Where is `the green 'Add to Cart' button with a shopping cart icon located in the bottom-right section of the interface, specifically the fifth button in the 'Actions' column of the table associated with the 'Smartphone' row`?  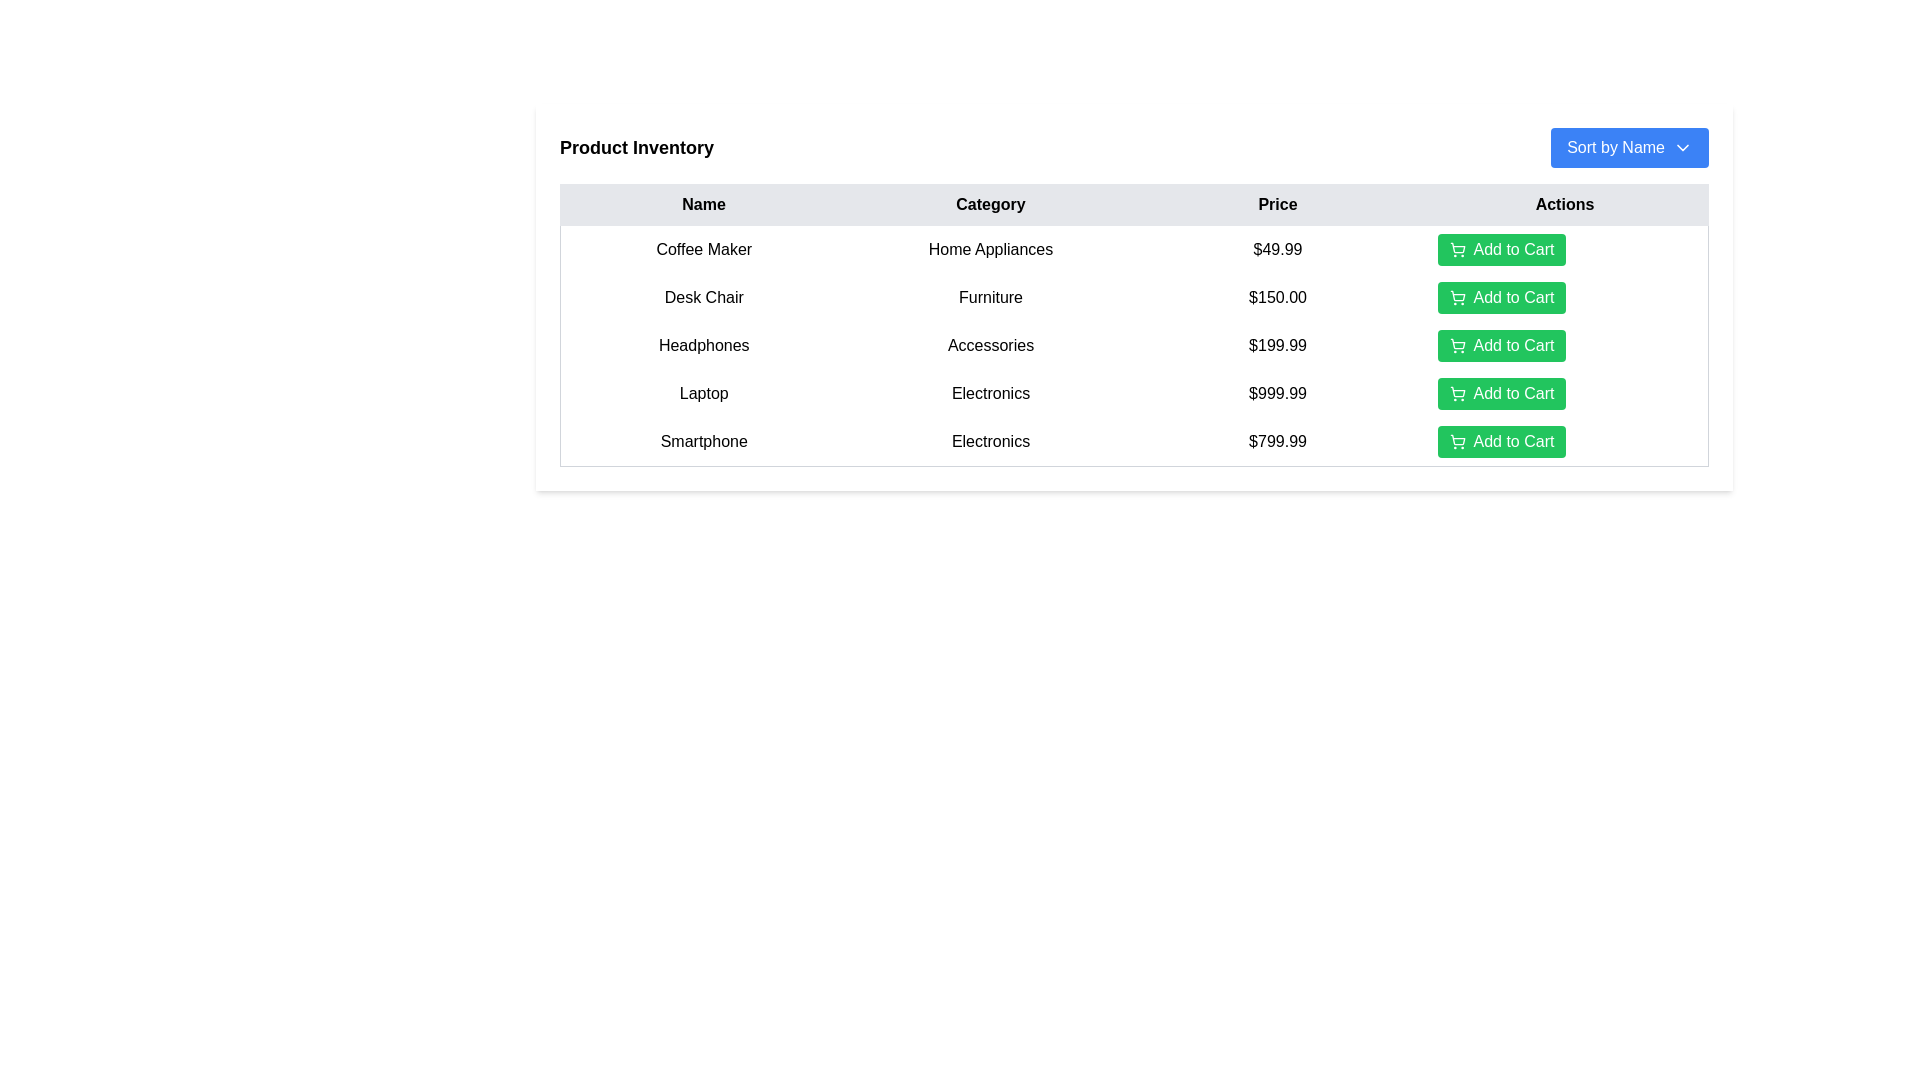
the green 'Add to Cart' button with a shopping cart icon located in the bottom-right section of the interface, specifically the fifth button in the 'Actions' column of the table associated with the 'Smartphone' row is located at coordinates (1502, 441).